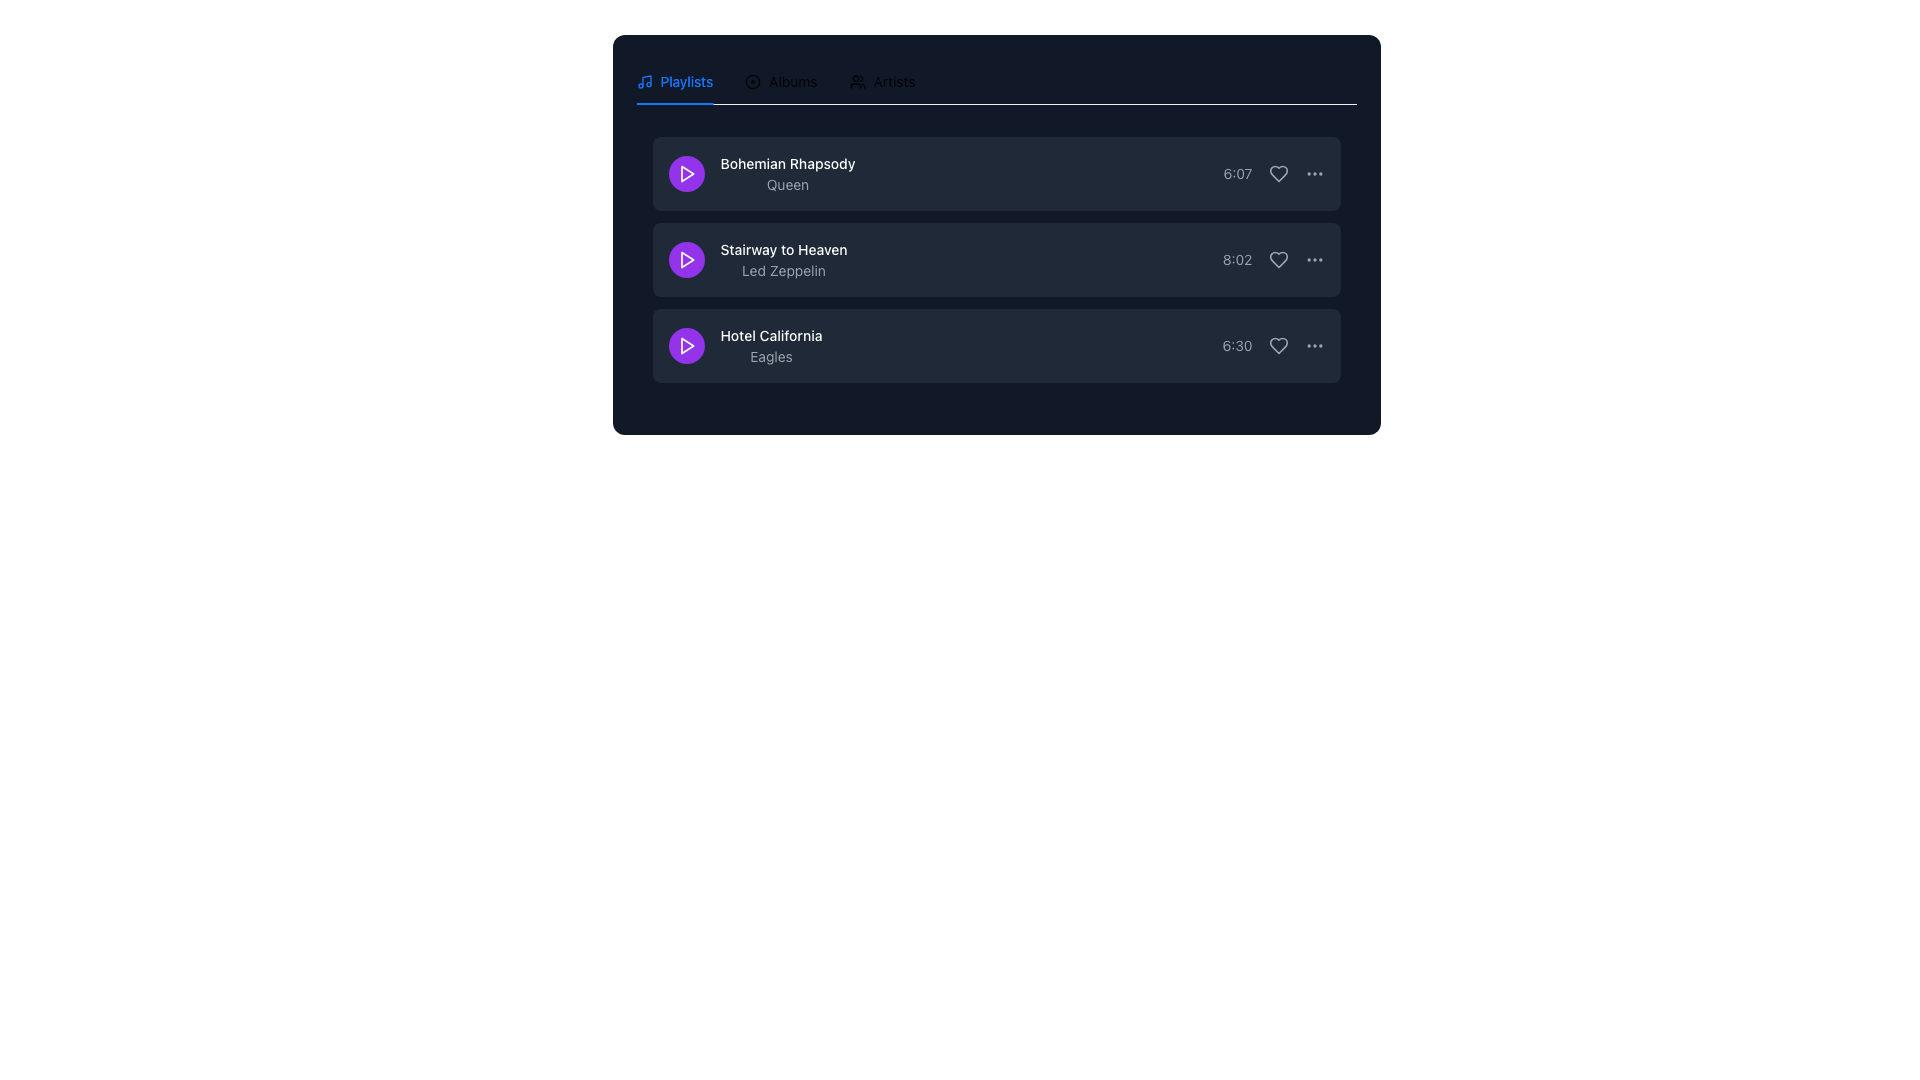  Describe the element at coordinates (1236, 258) in the screenshot. I see `the text label displaying '8:02' in a small font size with a light gray color, located in the second row of the song list, to the left of the heart icon and ellipsis icon` at that location.